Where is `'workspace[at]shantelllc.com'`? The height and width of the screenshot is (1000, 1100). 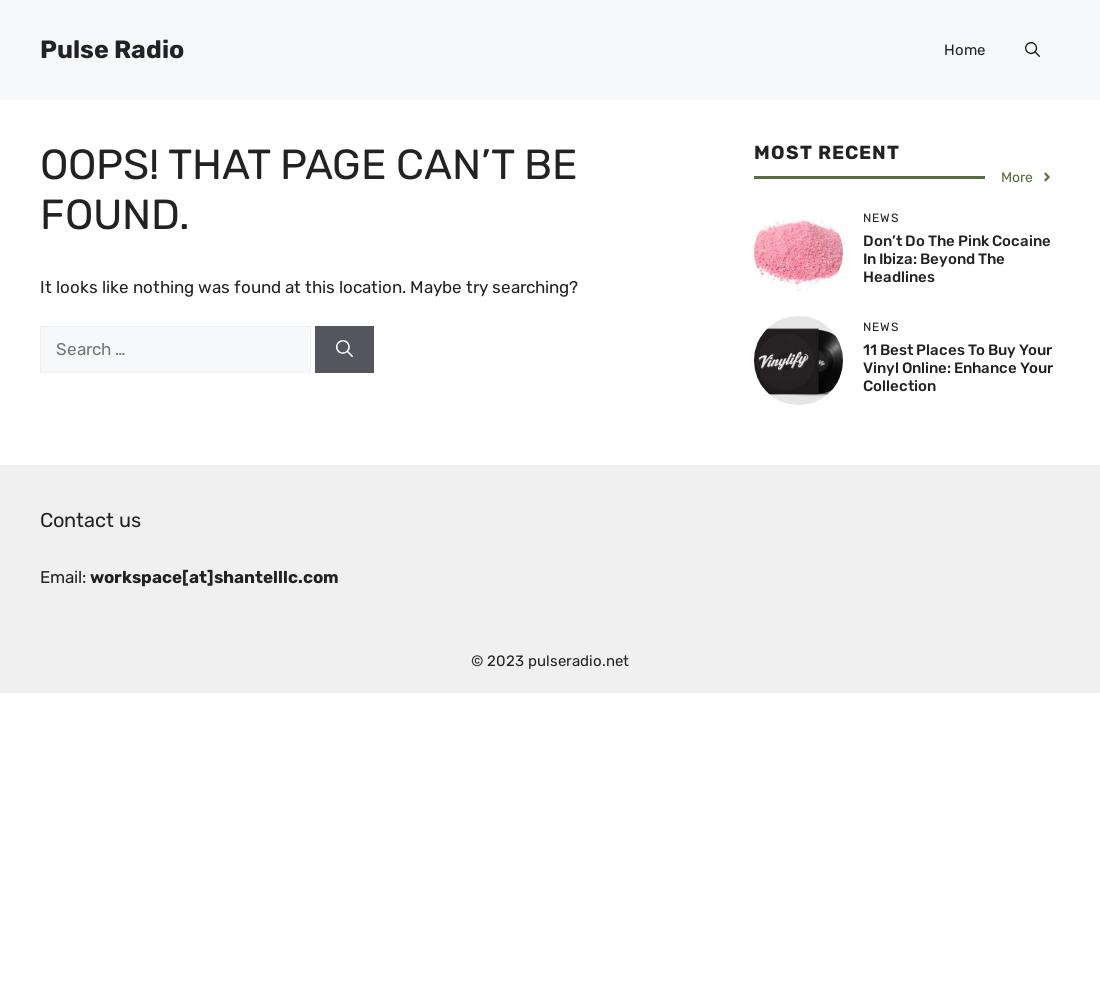
'workspace[at]shantelllc.com' is located at coordinates (214, 575).